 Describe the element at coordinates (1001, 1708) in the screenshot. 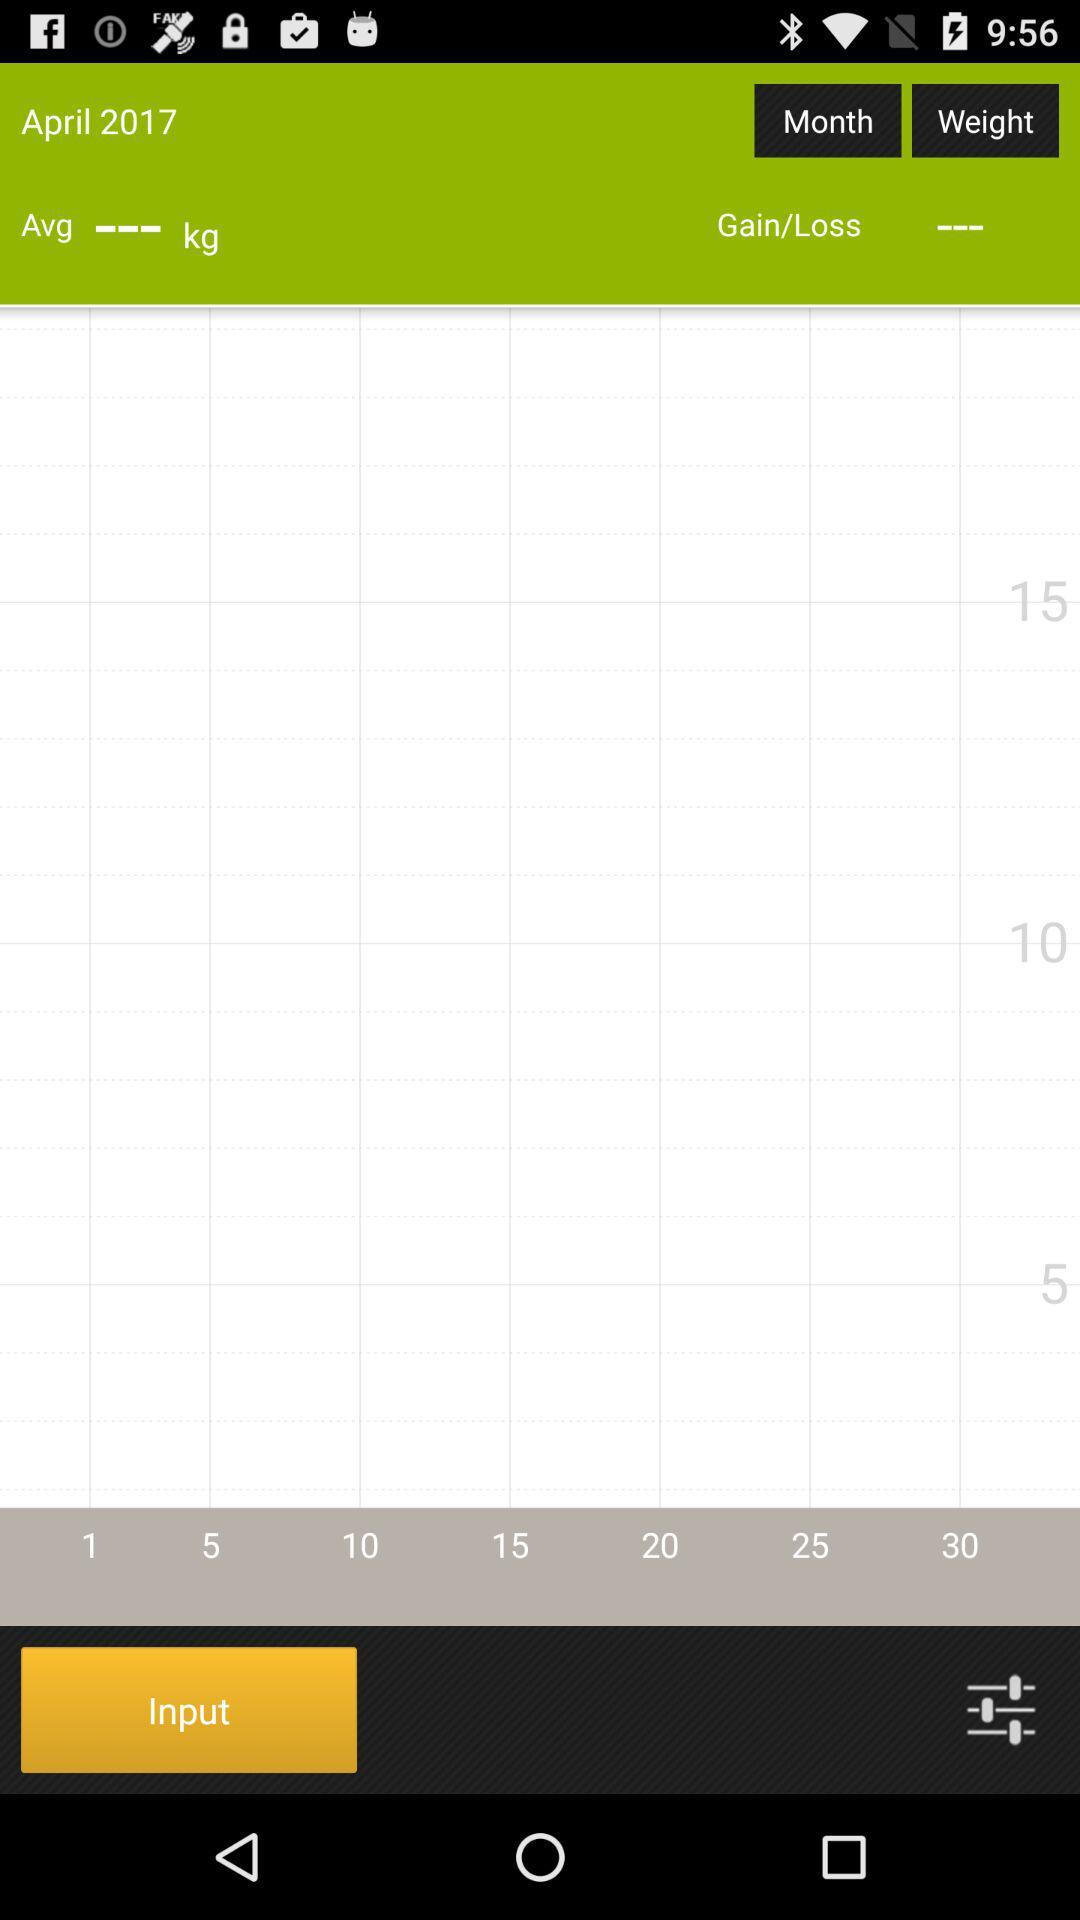

I see `the icon at the bottom right corner` at that location.